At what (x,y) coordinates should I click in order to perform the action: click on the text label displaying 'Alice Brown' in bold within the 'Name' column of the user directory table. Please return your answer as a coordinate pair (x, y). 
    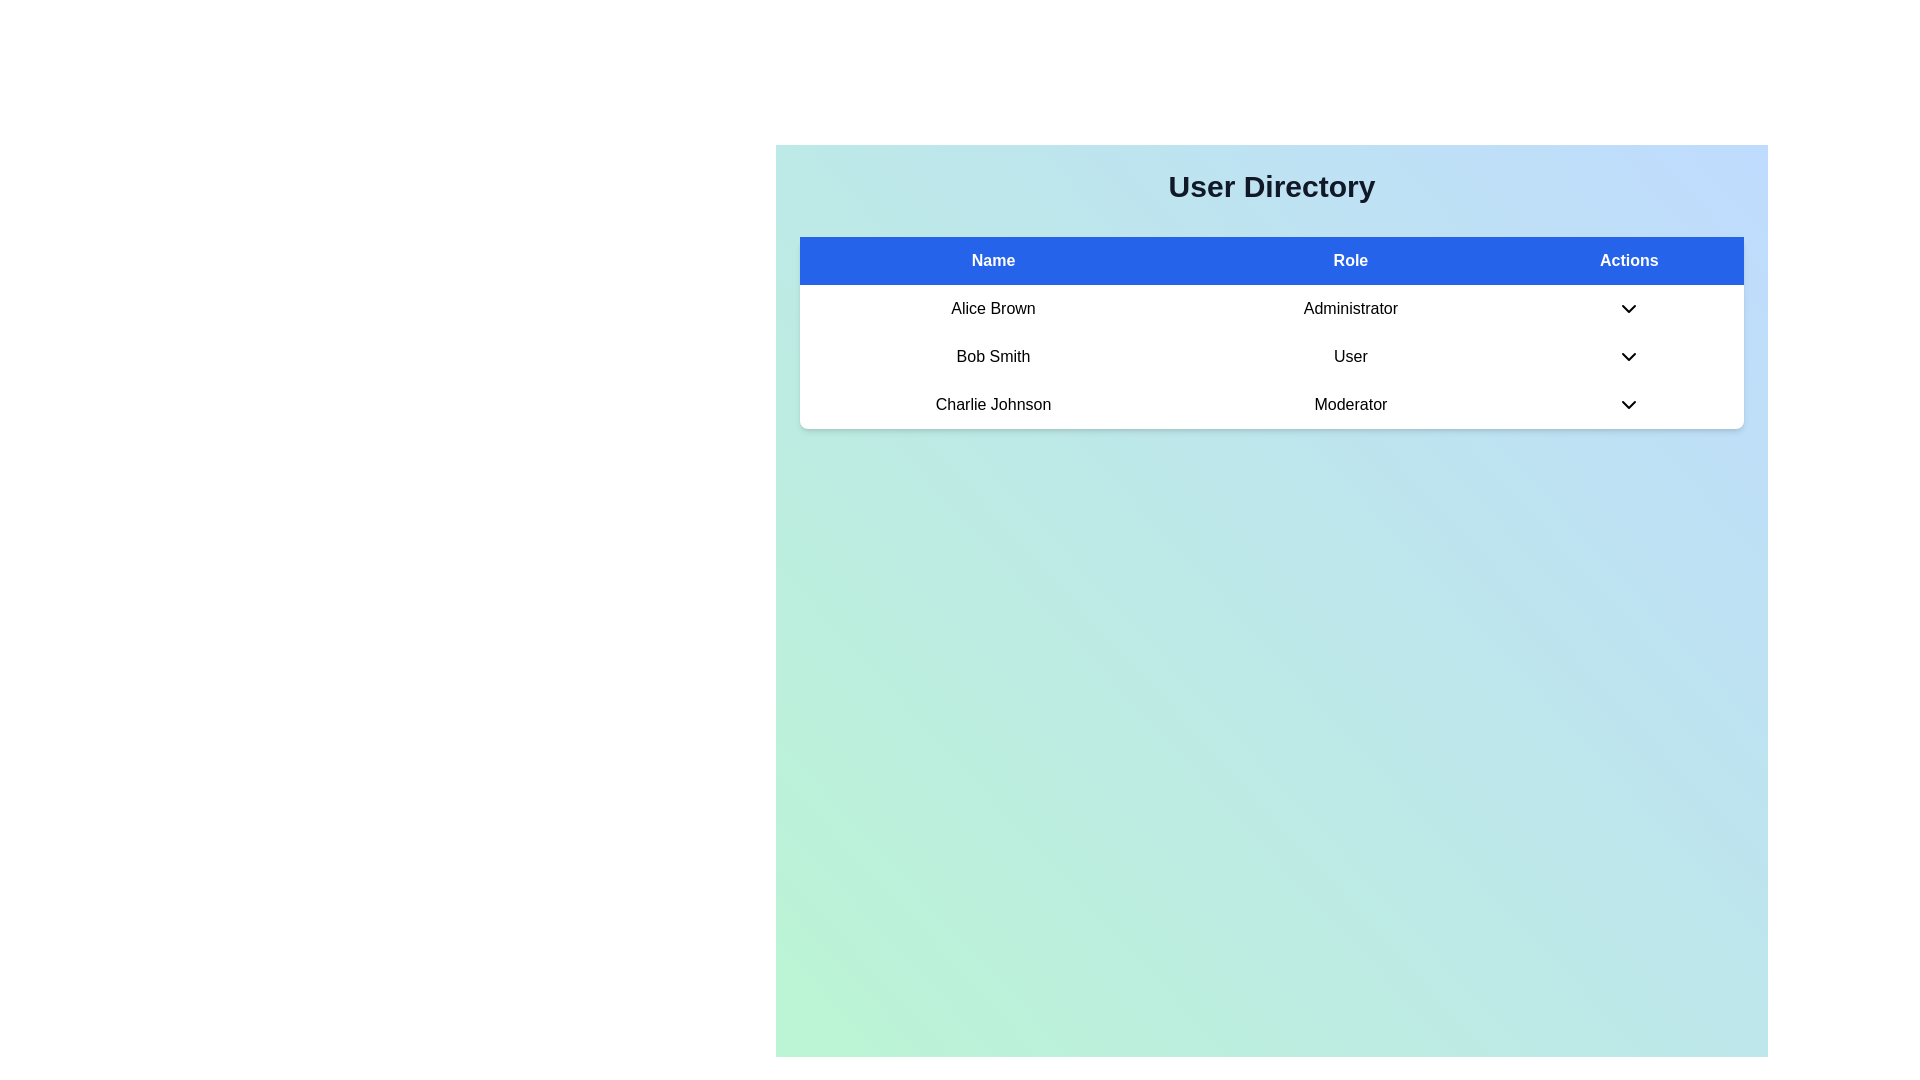
    Looking at the image, I should click on (993, 308).